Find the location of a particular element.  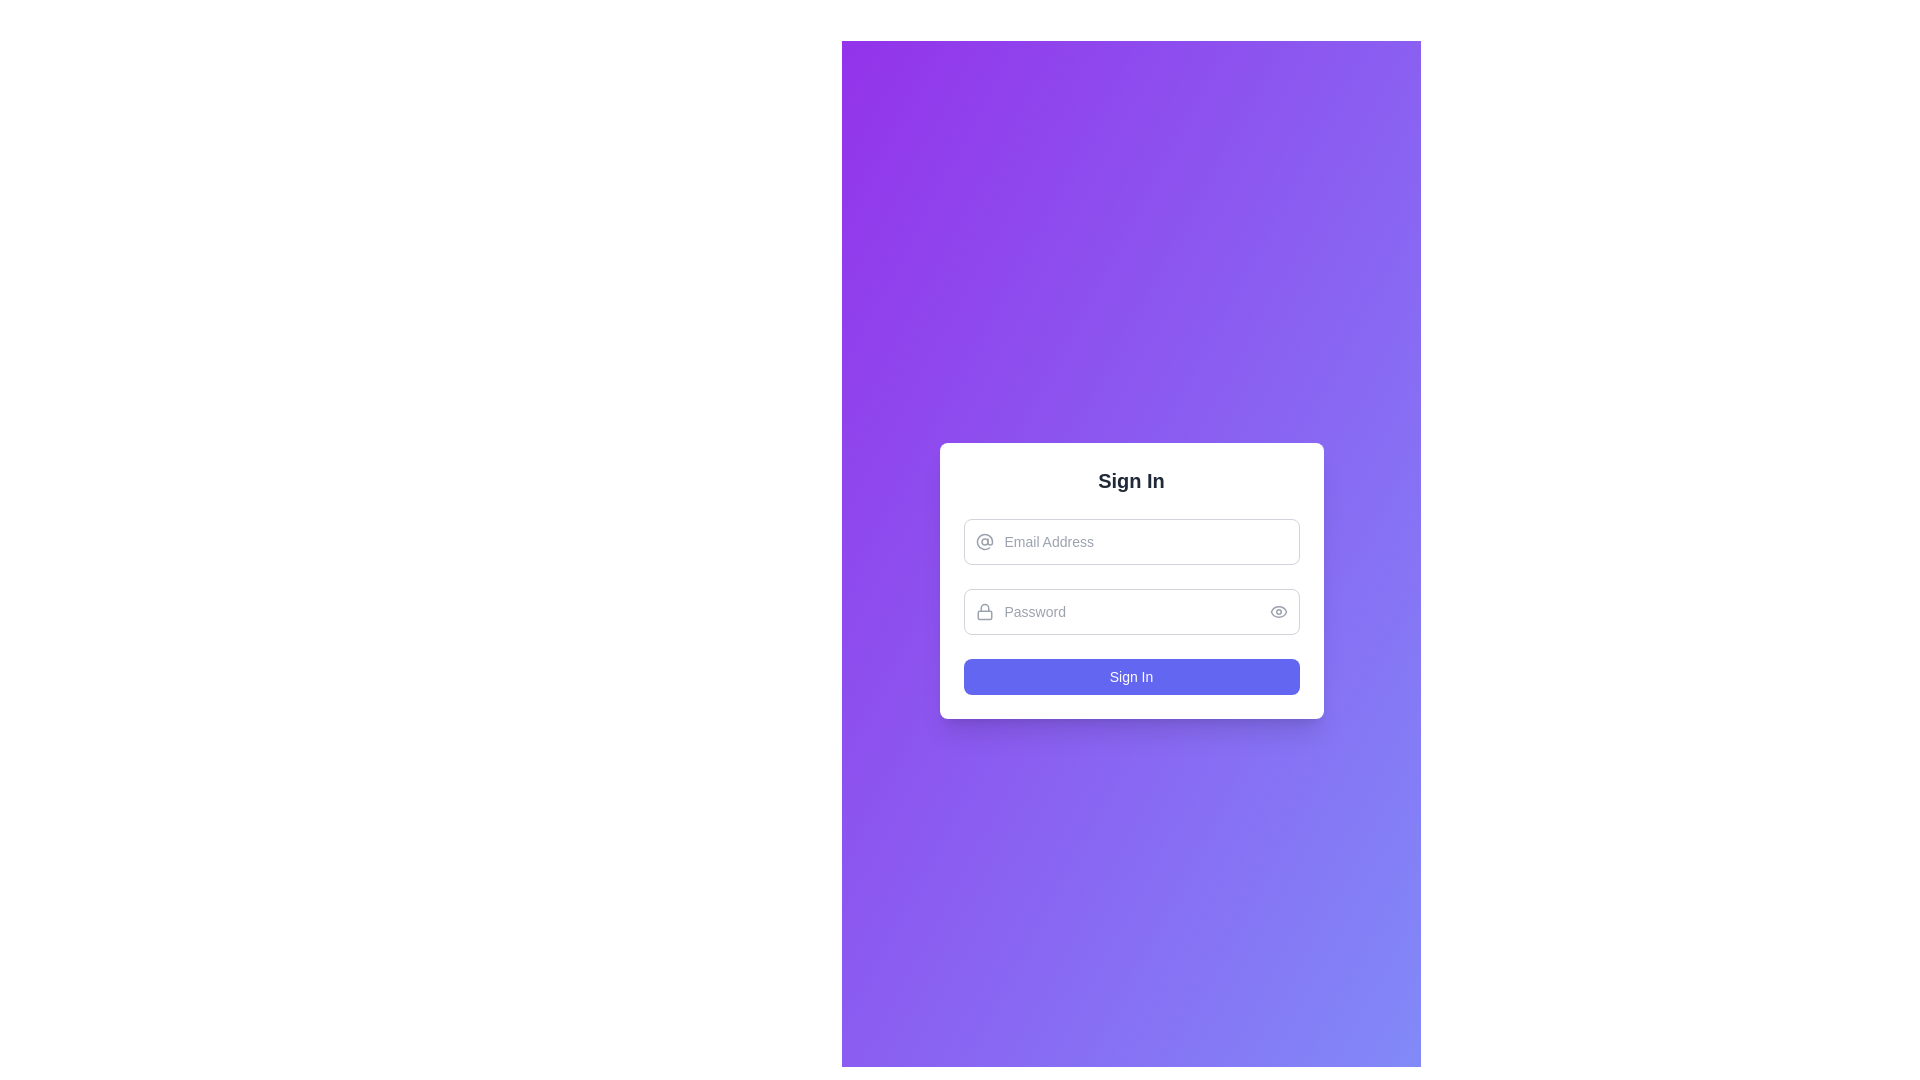

the password visibility toggle button, which is a transparent button with a gray outlined eye icon positioned on the right side of the password input field is located at coordinates (1277, 611).